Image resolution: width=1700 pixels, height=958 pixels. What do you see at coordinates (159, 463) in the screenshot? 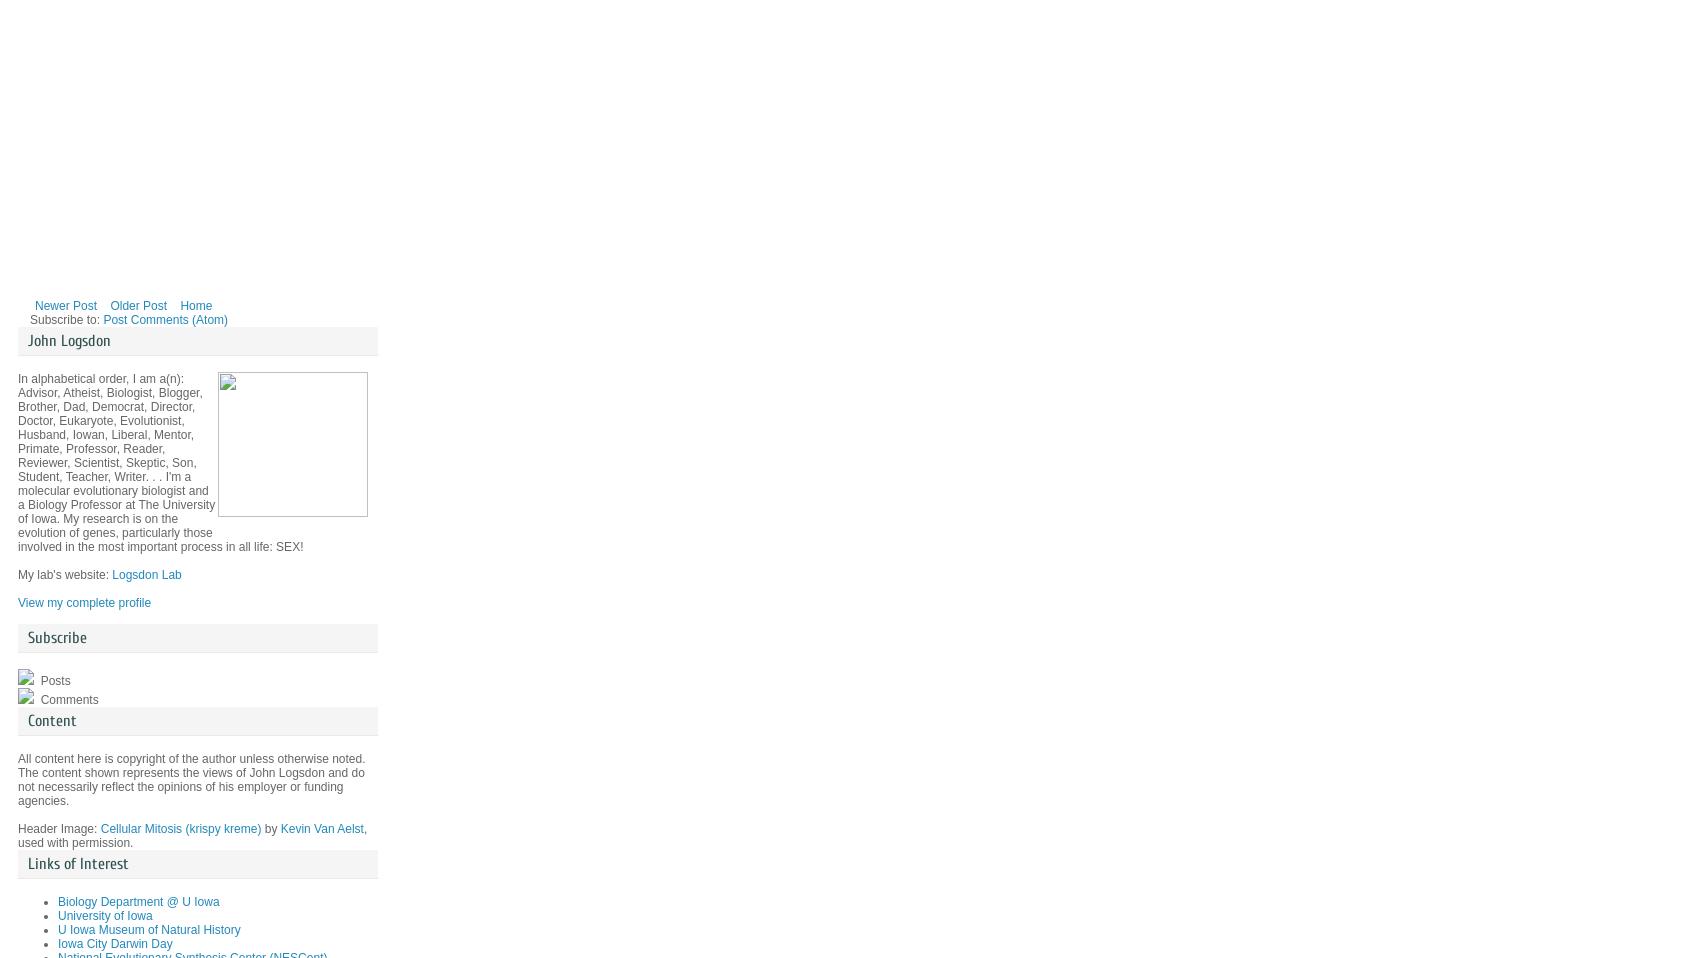
I see `'In alphabetical order, I am a(n): Advisor, Atheist, Biologist, Blogger, Brother, Dad, Democrat, Director, Doctor, Eukaryote, Evolutionist, Husband, Iowan, Liberal, Mentor, Primate, Professor, Reader, Reviewer, Scientist, Skeptic, Son, Student, Teacher, Writer. . . I'm a molecular evolutionary biologist and a Biology Professor at The University of Iowa. My research is on the evolution of genes, particularly those involved in the most important process in all life: SEX!'` at bounding box center [159, 463].